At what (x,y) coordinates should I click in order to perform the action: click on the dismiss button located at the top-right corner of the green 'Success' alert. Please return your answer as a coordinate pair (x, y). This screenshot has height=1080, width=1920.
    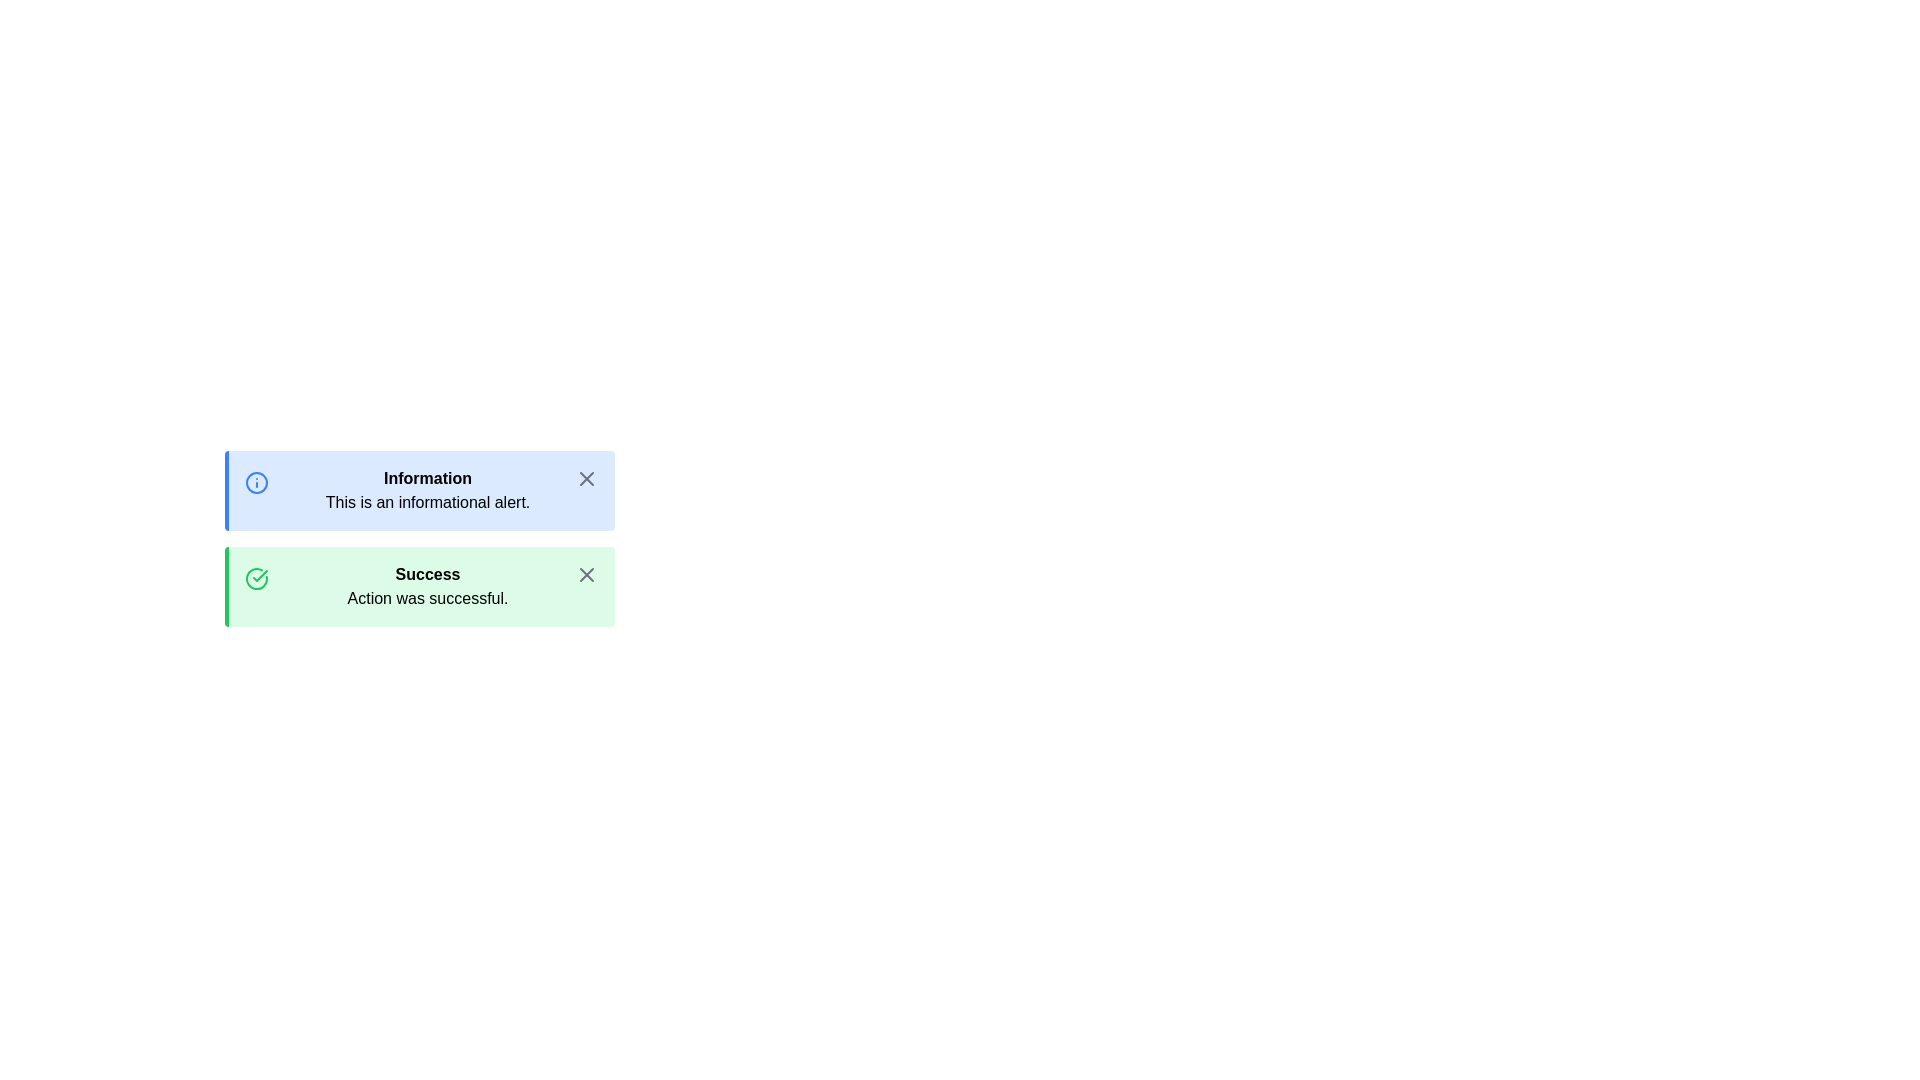
    Looking at the image, I should click on (585, 574).